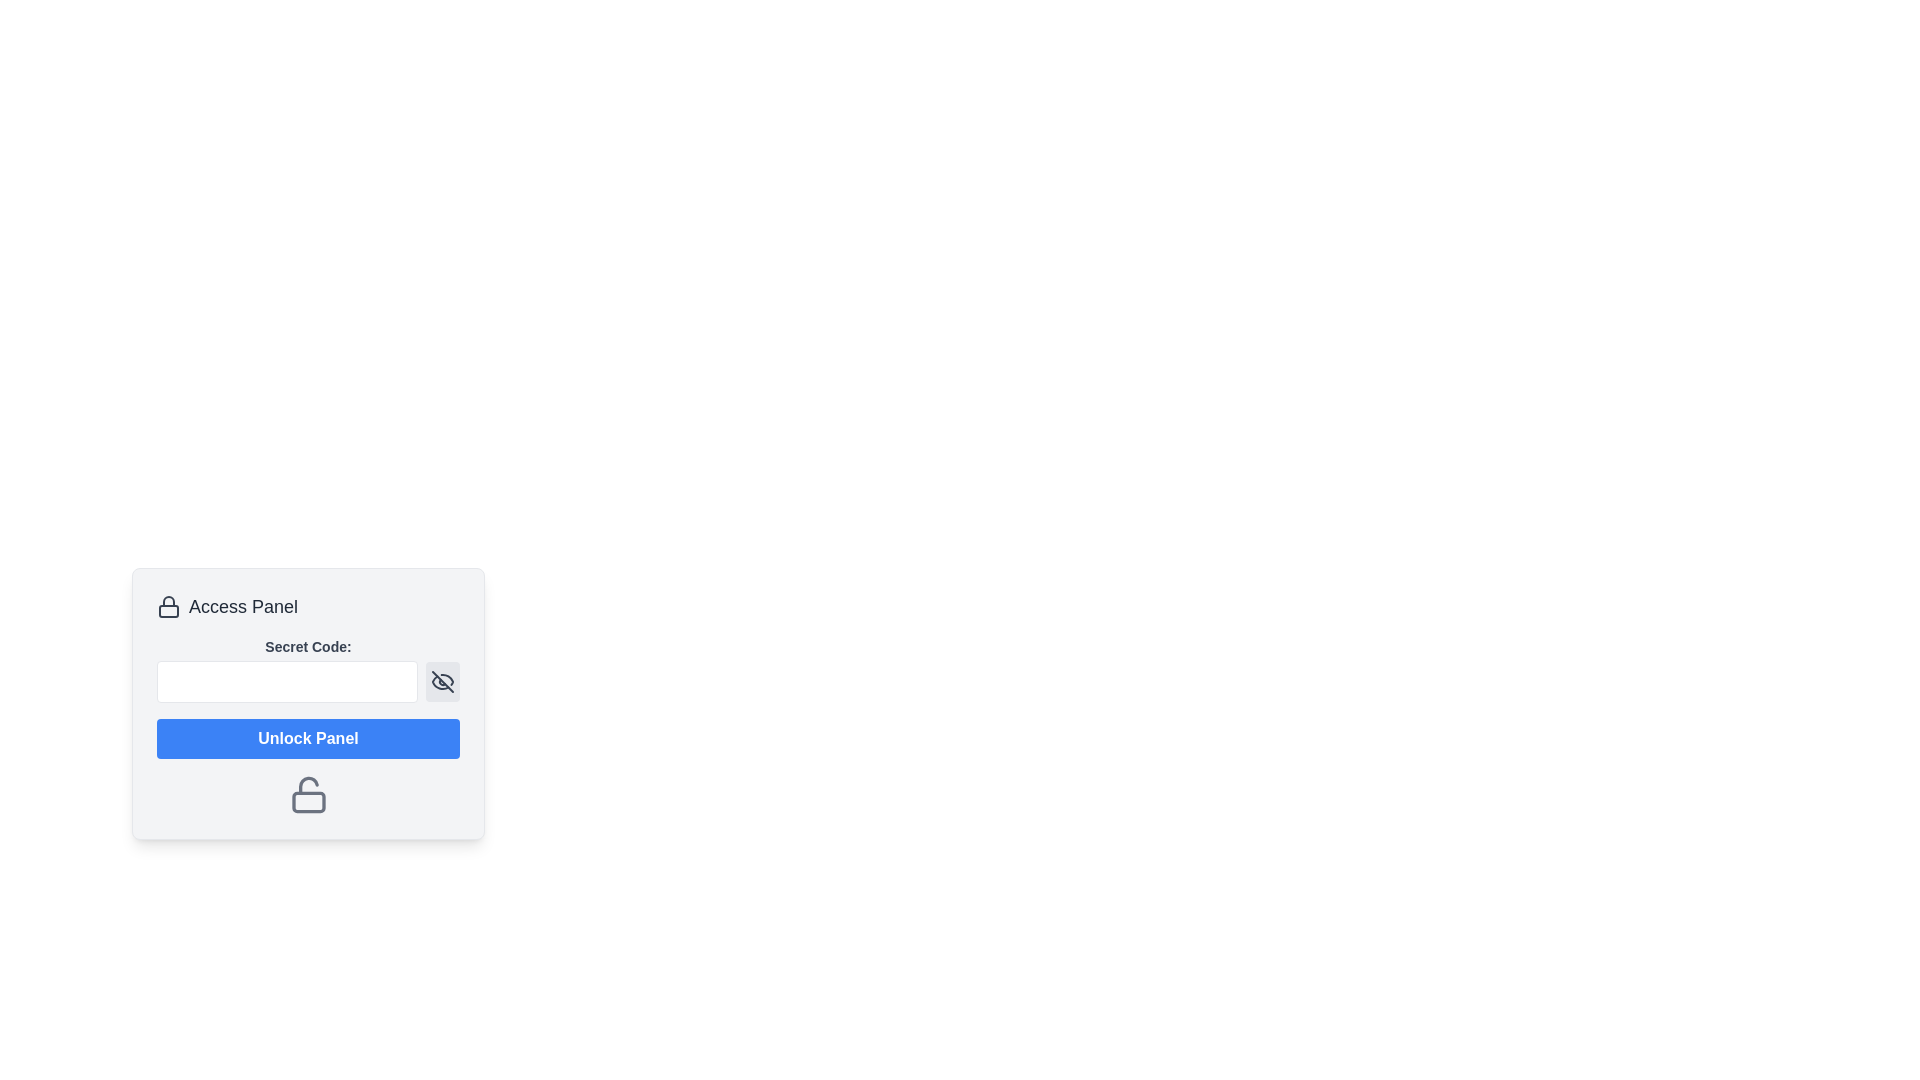 The height and width of the screenshot is (1080, 1920). What do you see at coordinates (307, 801) in the screenshot?
I see `the visual effect changes of the graphical decoration located at the center of the lock icon below the 'Unlock Panel' button` at bounding box center [307, 801].